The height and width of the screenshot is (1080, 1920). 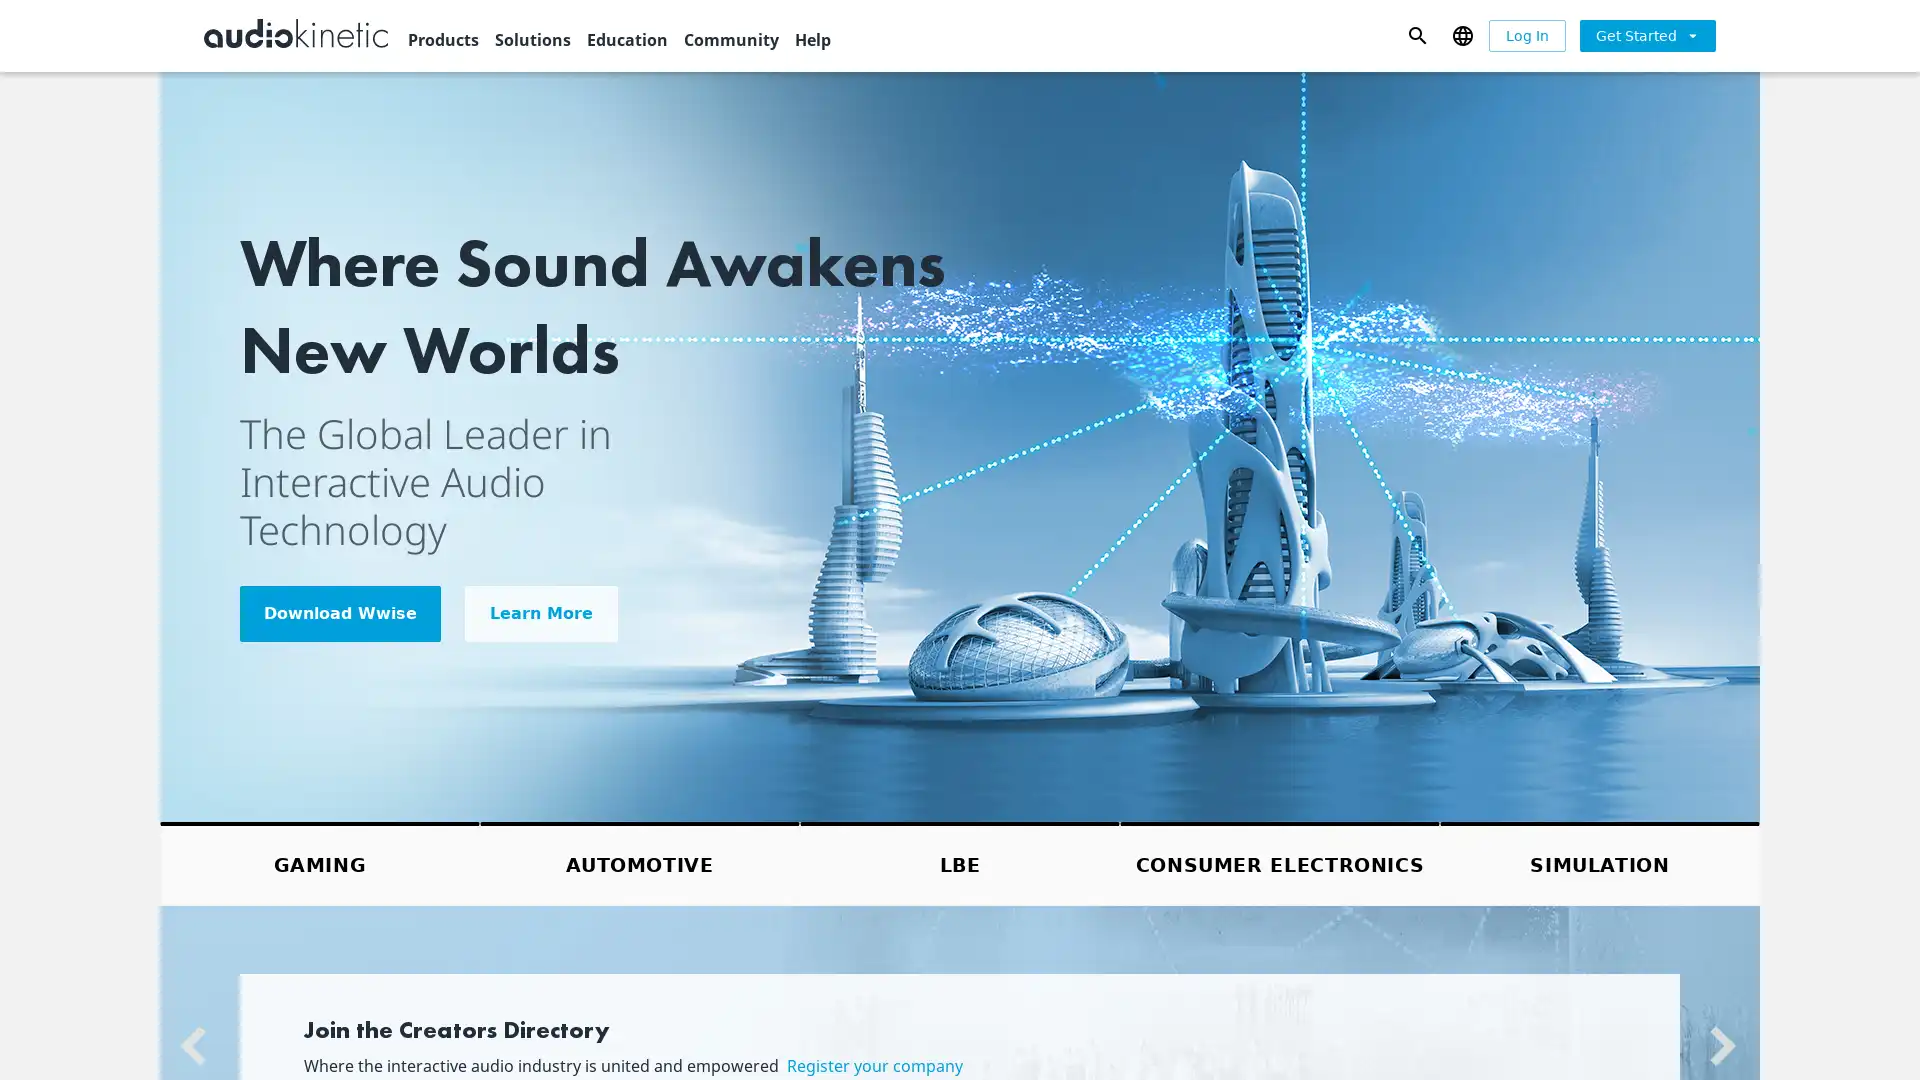 I want to click on GAMING, so click(x=320, y=862).